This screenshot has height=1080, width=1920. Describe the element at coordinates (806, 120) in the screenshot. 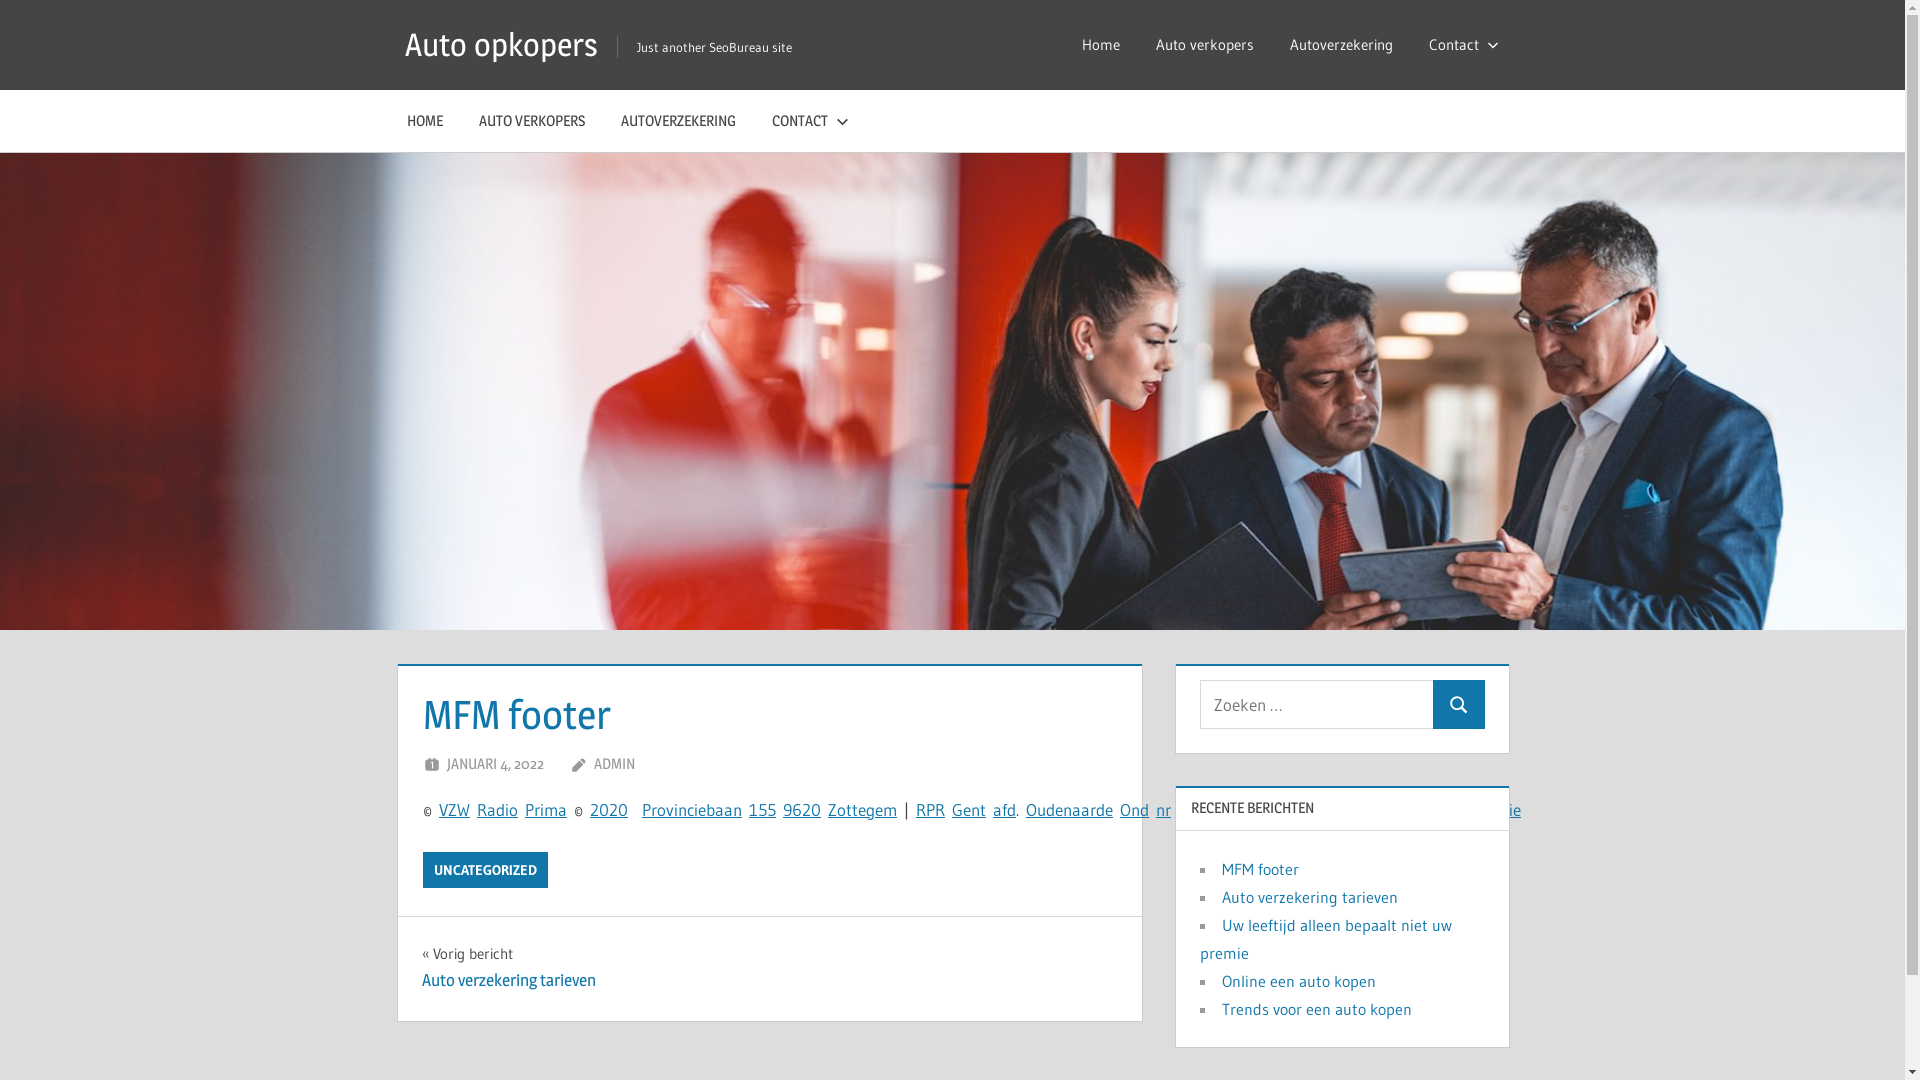

I see `'CONTACT'` at that location.